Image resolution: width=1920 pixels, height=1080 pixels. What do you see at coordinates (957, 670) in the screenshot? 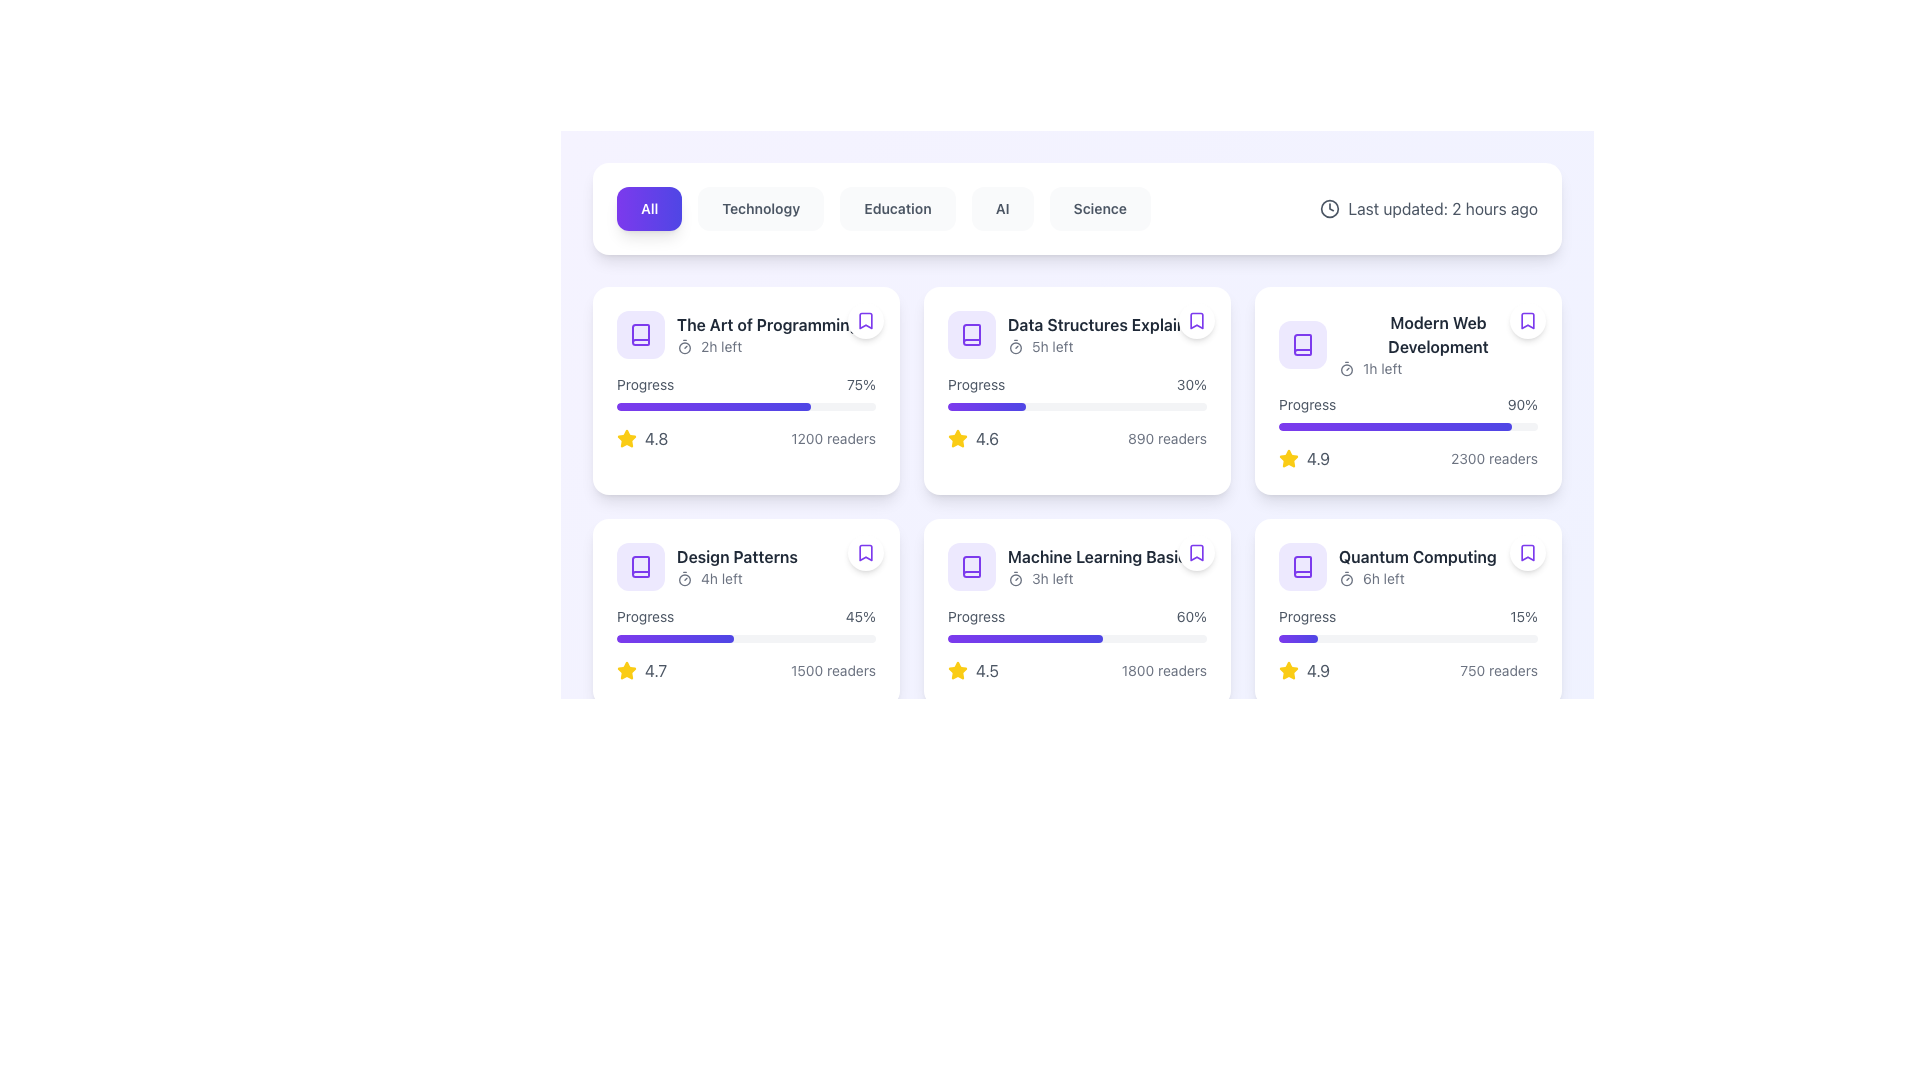
I see `the yellow star icon, which is the sixth star in the rating system located in the bottom-right card of the layout` at bounding box center [957, 670].